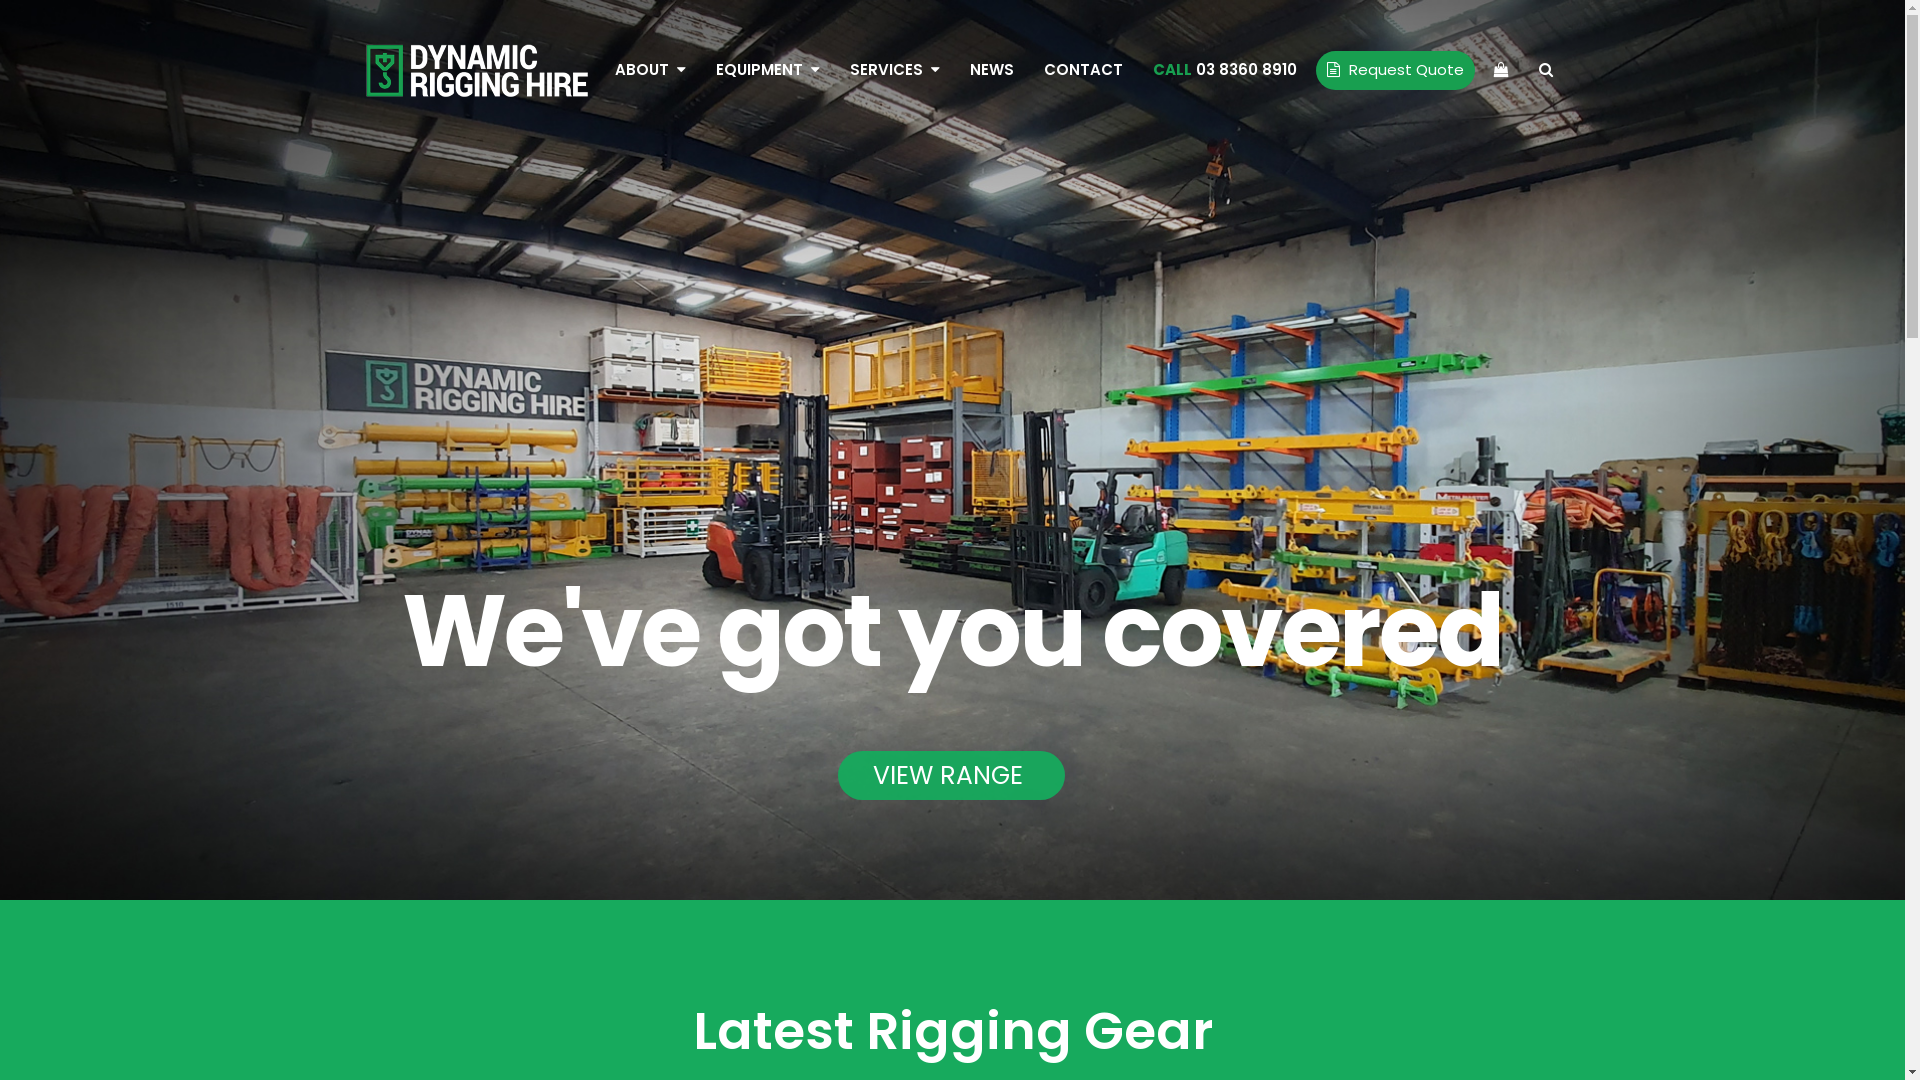 The height and width of the screenshot is (1080, 1920). What do you see at coordinates (650, 68) in the screenshot?
I see `'ABOUT'` at bounding box center [650, 68].